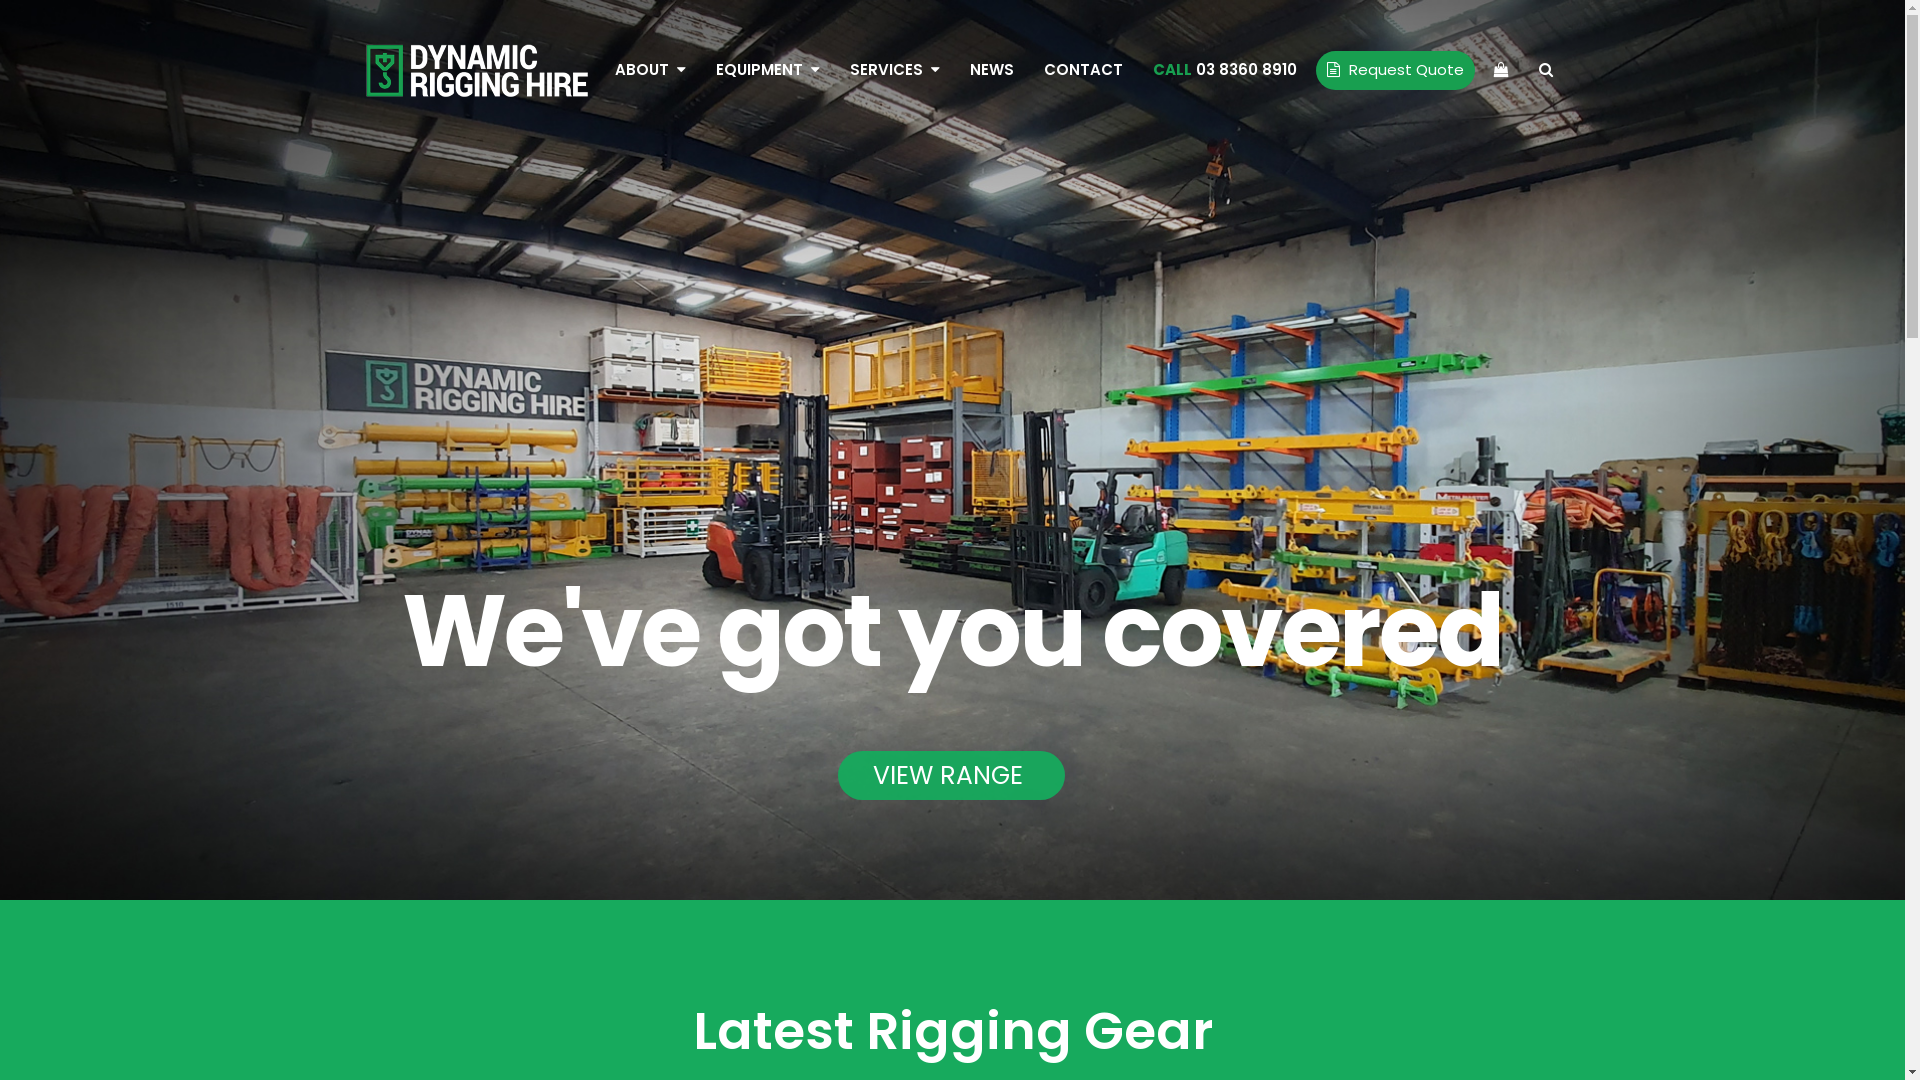 The height and width of the screenshot is (1080, 1920). What do you see at coordinates (650, 68) in the screenshot?
I see `'ABOUT'` at bounding box center [650, 68].